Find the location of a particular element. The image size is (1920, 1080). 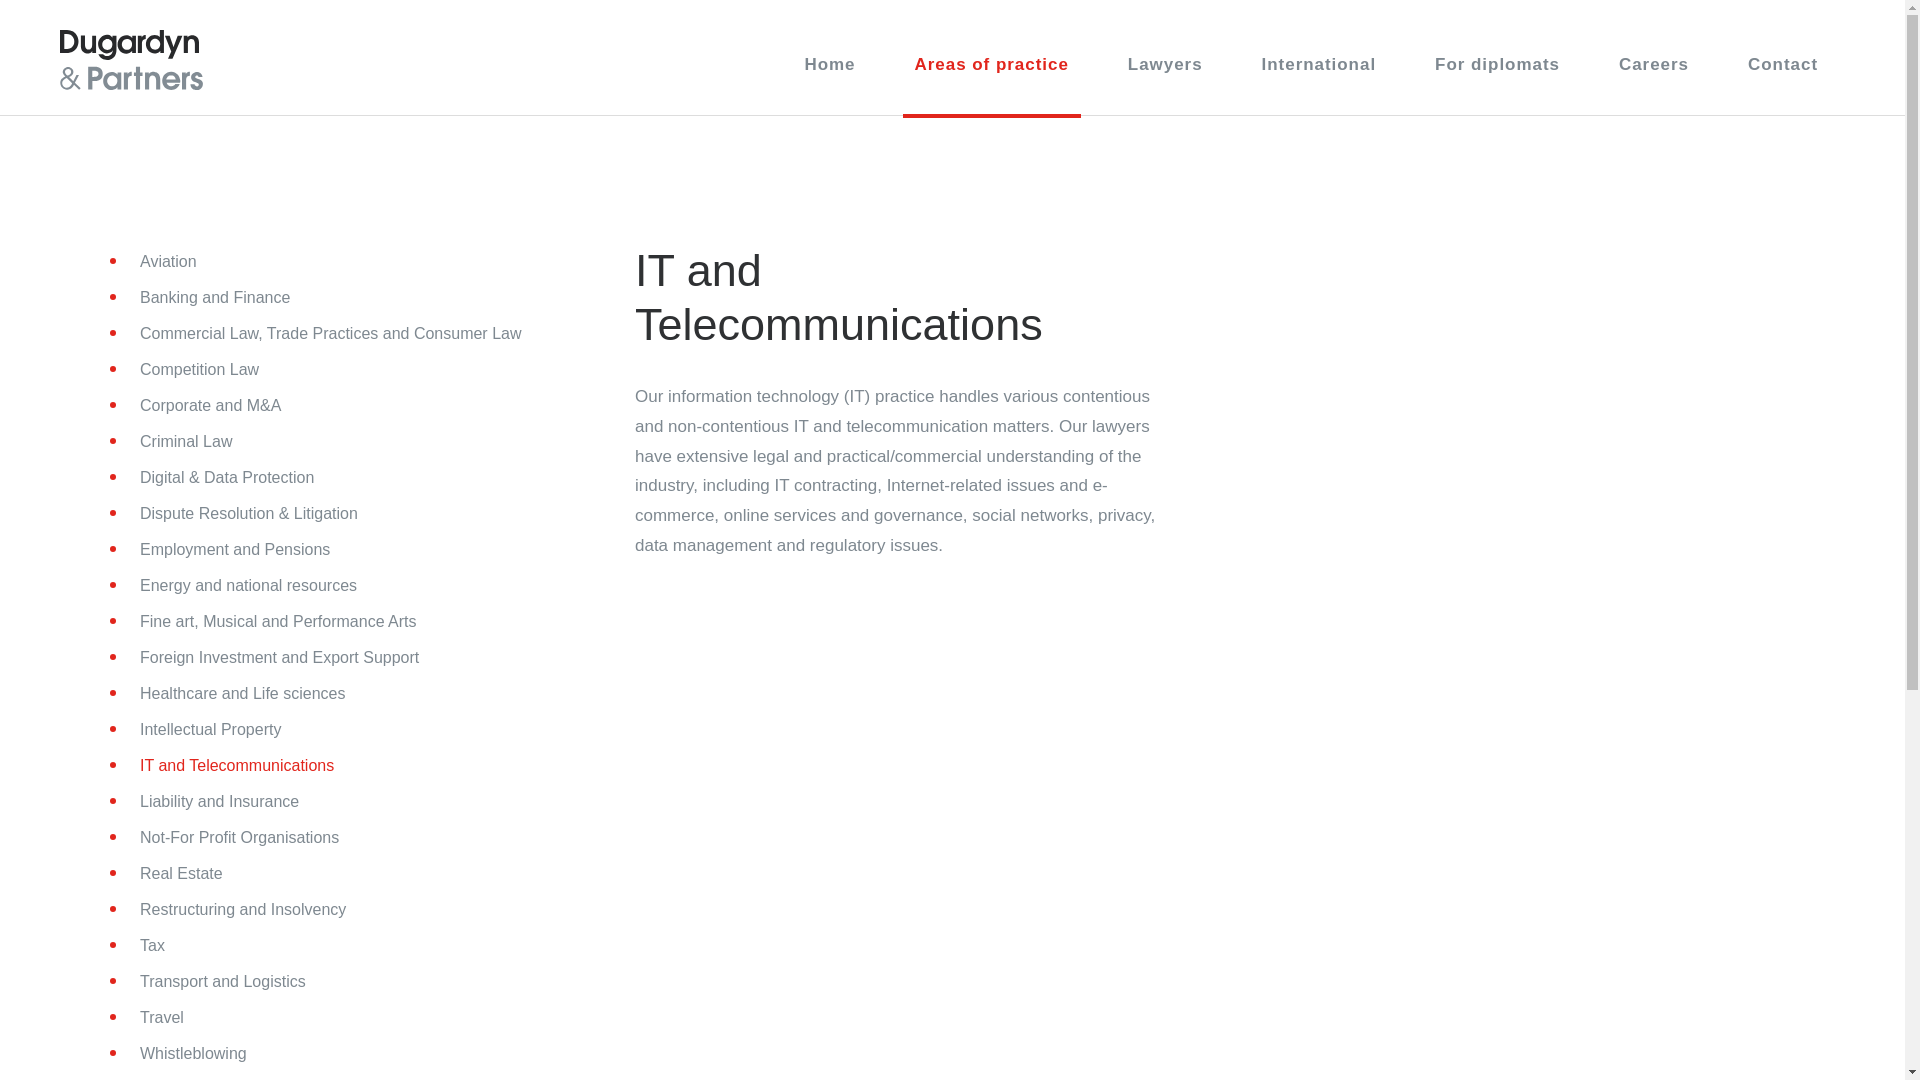

'Contact' is located at coordinates (1782, 71).